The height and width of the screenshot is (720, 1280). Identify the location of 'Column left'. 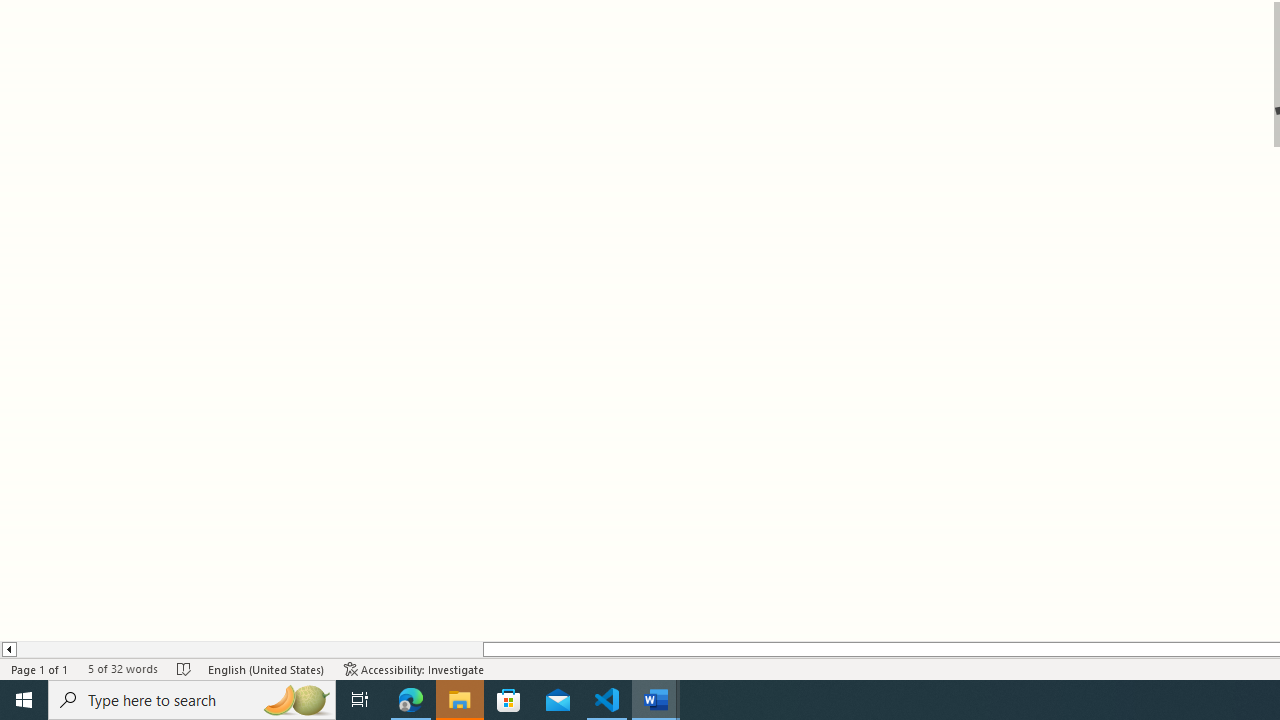
(8, 649).